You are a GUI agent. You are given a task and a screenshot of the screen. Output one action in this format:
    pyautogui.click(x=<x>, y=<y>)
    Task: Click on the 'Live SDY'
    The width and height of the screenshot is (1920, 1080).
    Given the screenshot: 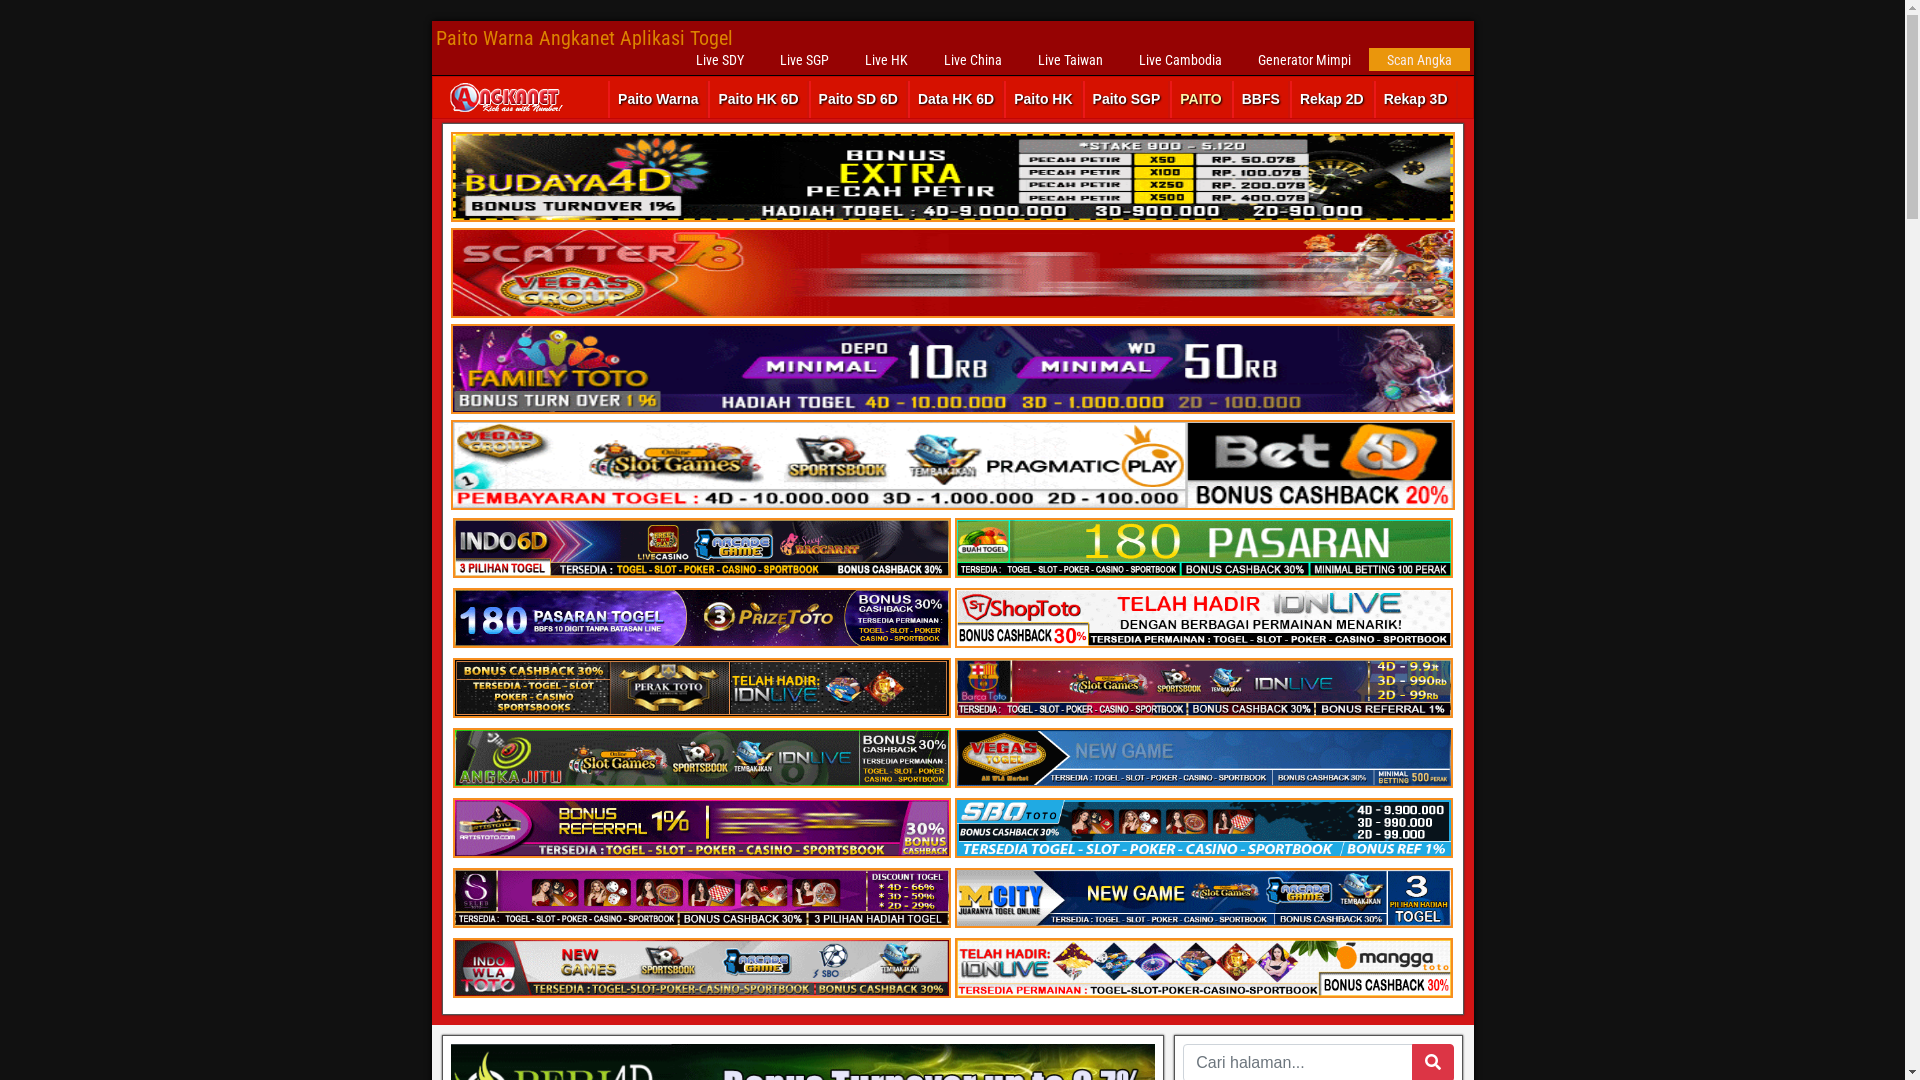 What is the action you would take?
    pyautogui.click(x=720, y=59)
    